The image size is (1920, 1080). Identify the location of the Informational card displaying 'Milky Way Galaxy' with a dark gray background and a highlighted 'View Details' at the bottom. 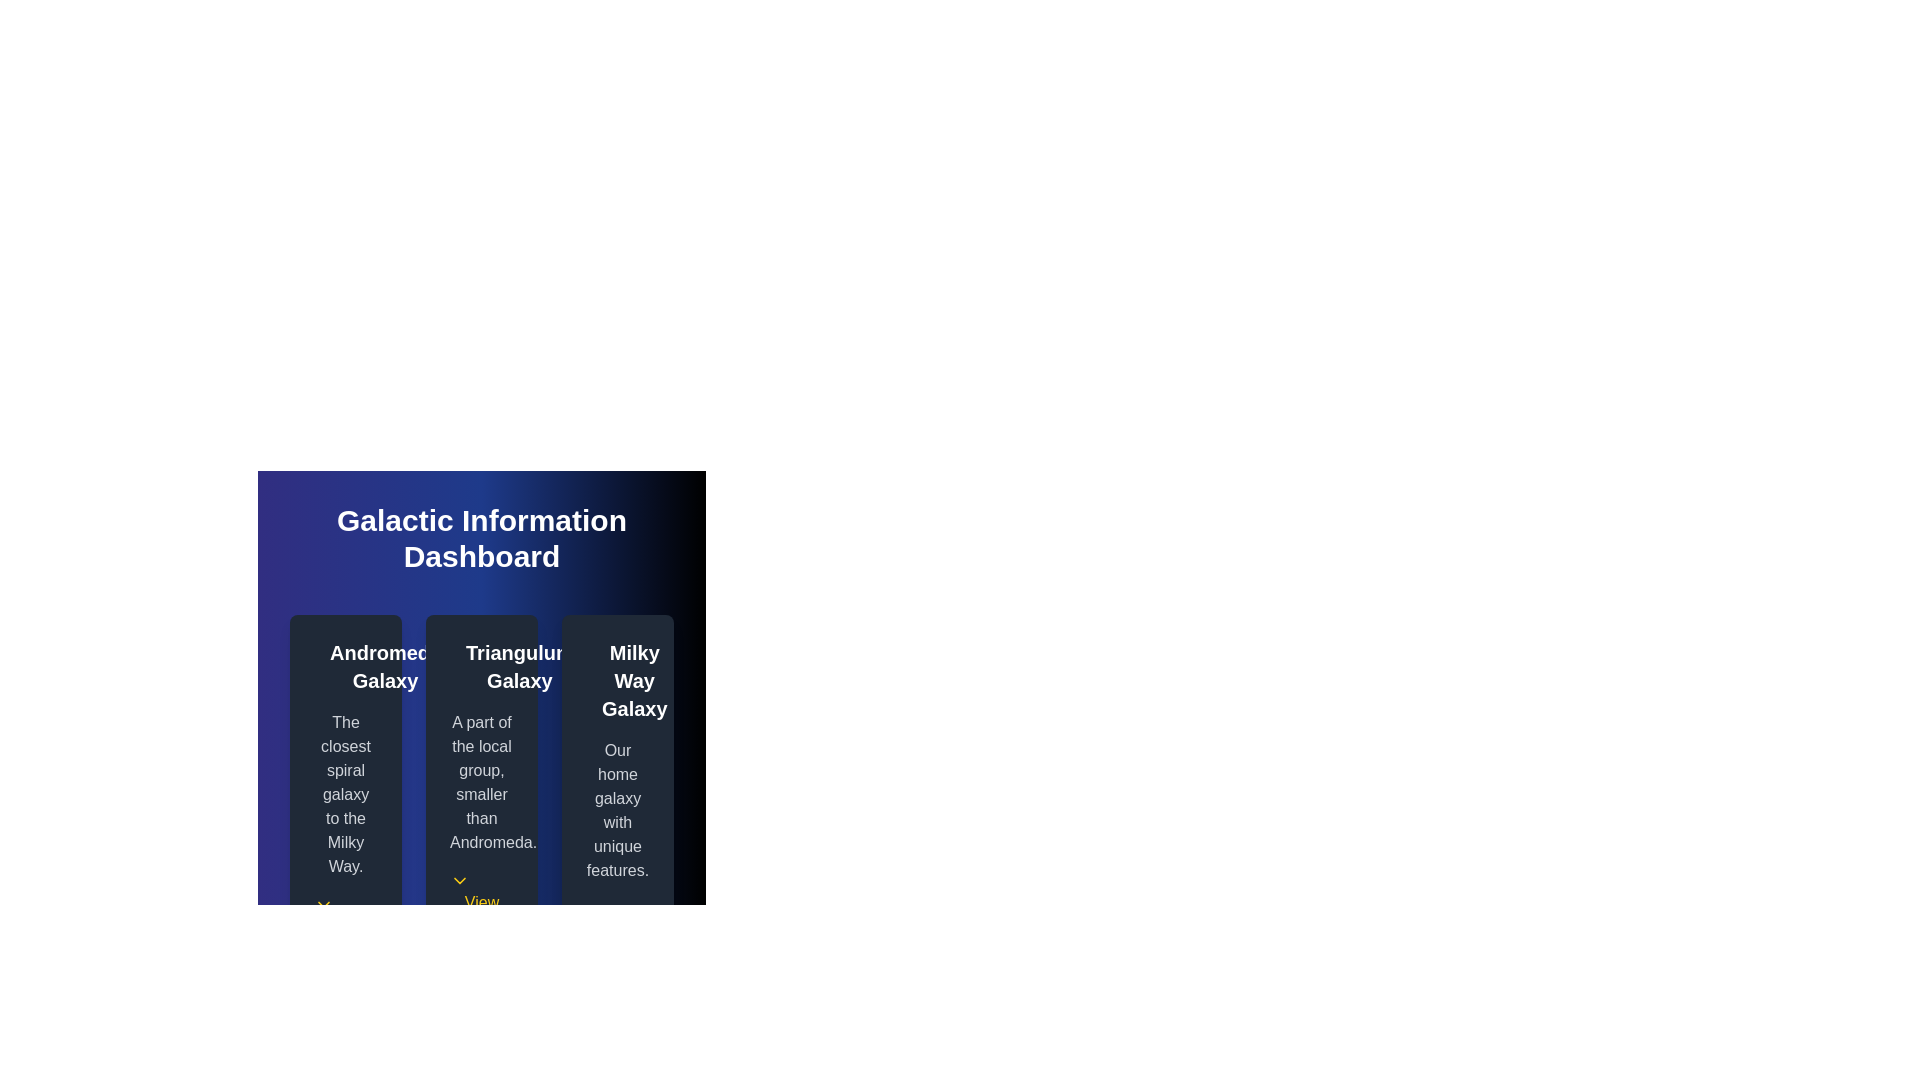
(617, 801).